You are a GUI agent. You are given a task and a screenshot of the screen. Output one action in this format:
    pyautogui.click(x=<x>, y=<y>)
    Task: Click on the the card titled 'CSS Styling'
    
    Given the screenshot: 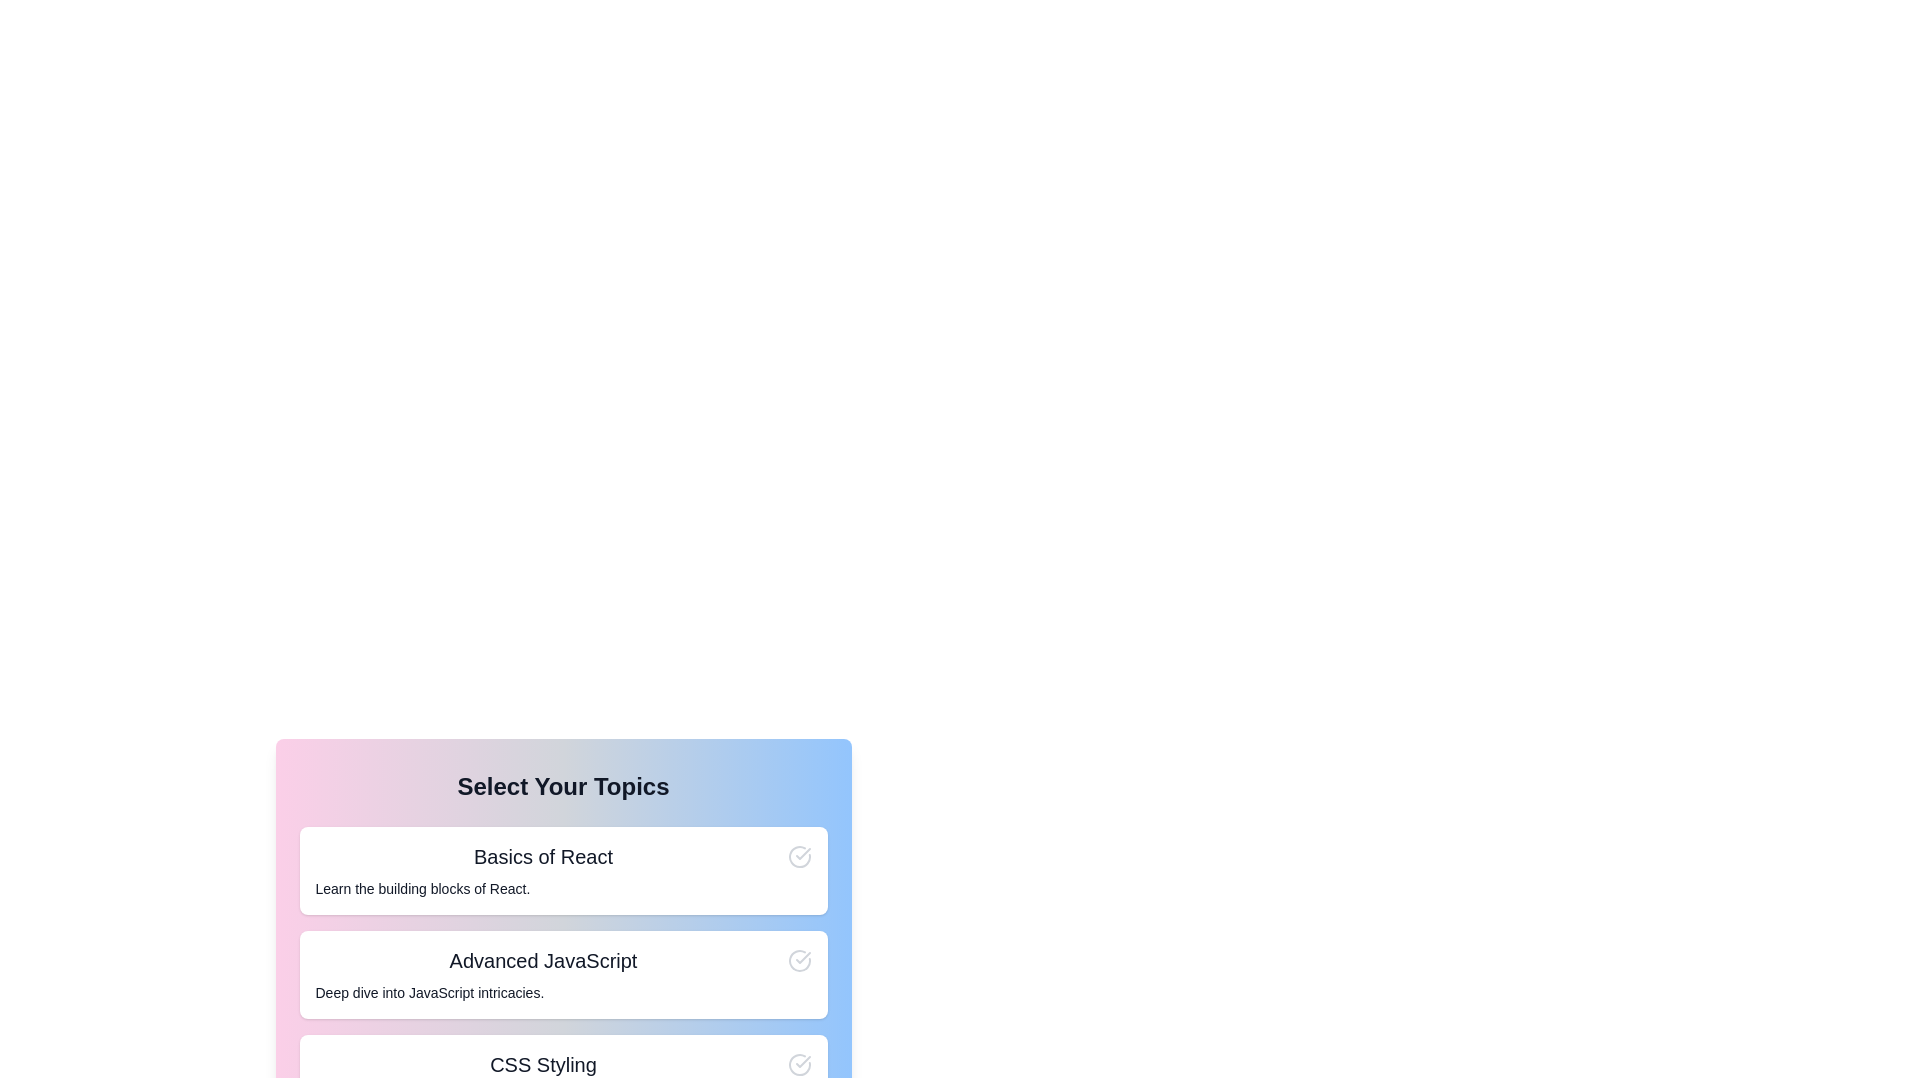 What is the action you would take?
    pyautogui.click(x=562, y=1078)
    